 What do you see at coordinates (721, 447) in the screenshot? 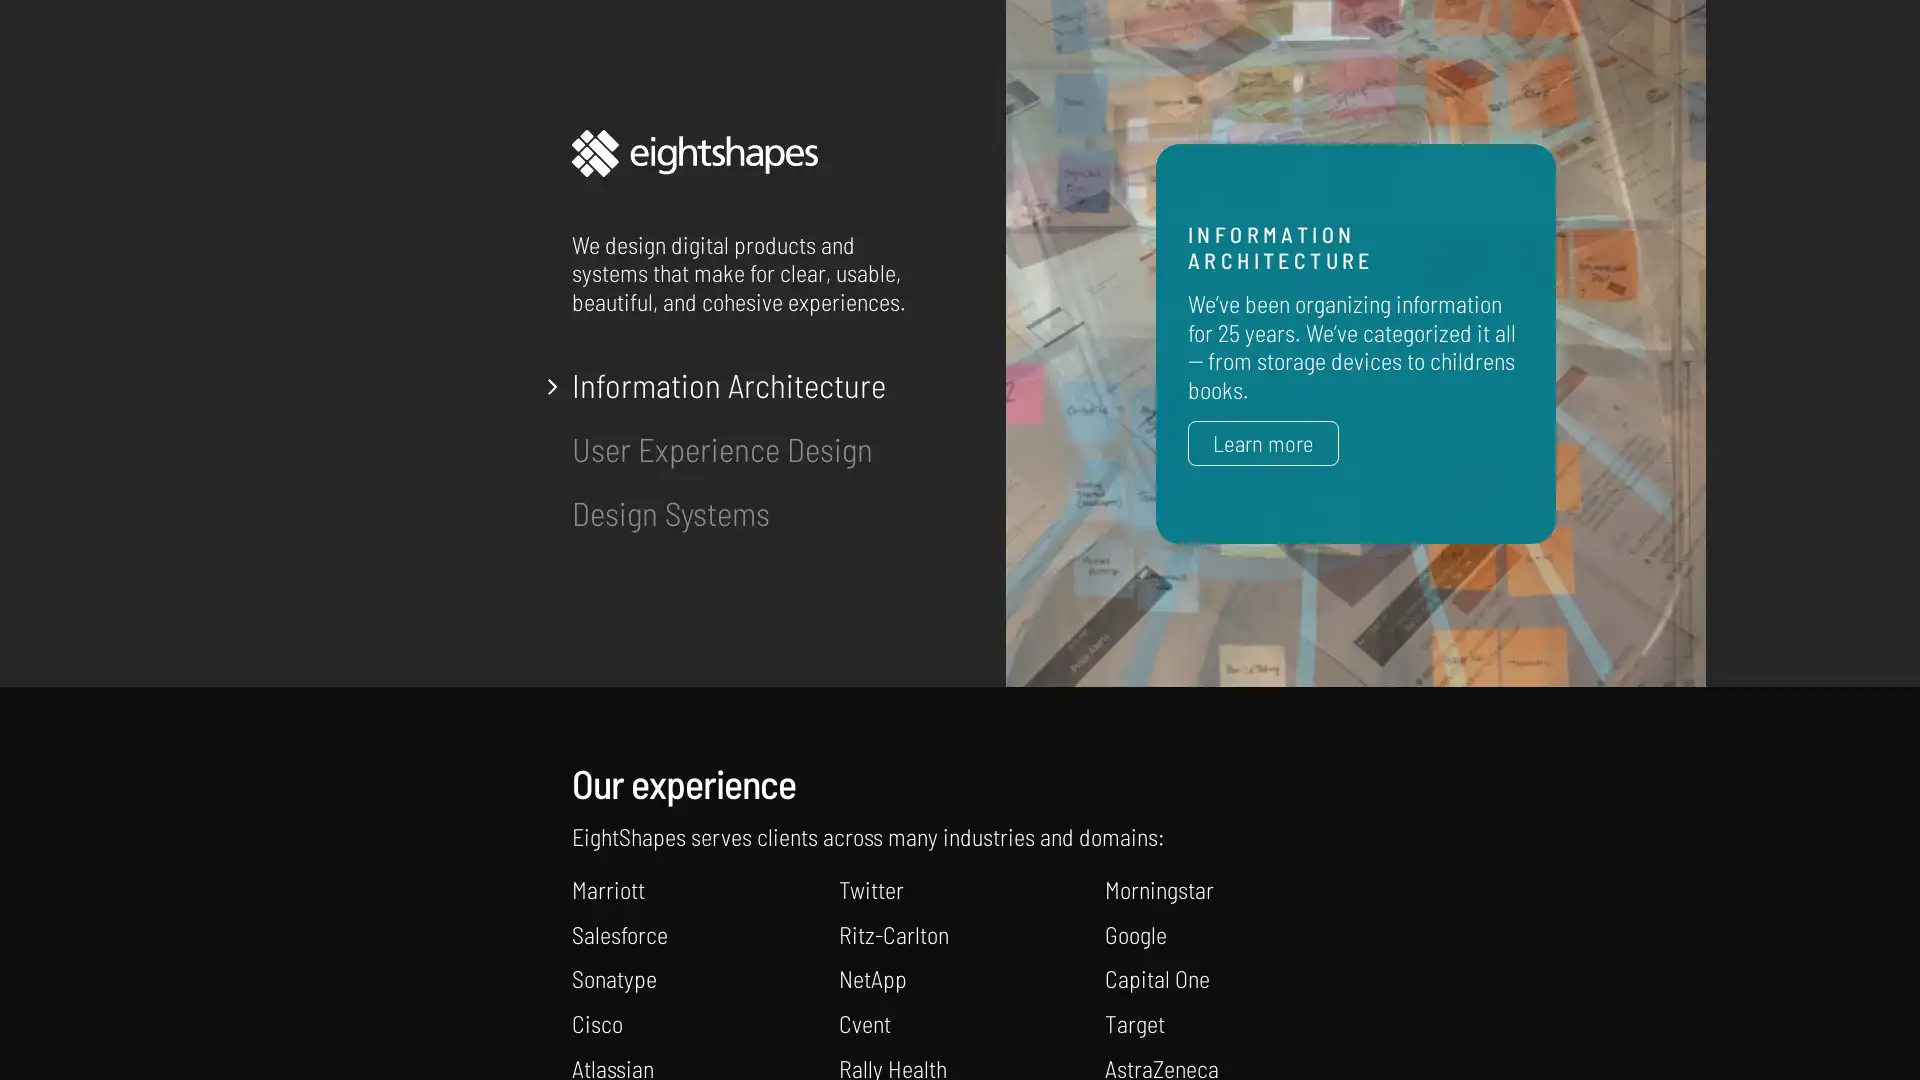
I see `User Experience Design` at bounding box center [721, 447].